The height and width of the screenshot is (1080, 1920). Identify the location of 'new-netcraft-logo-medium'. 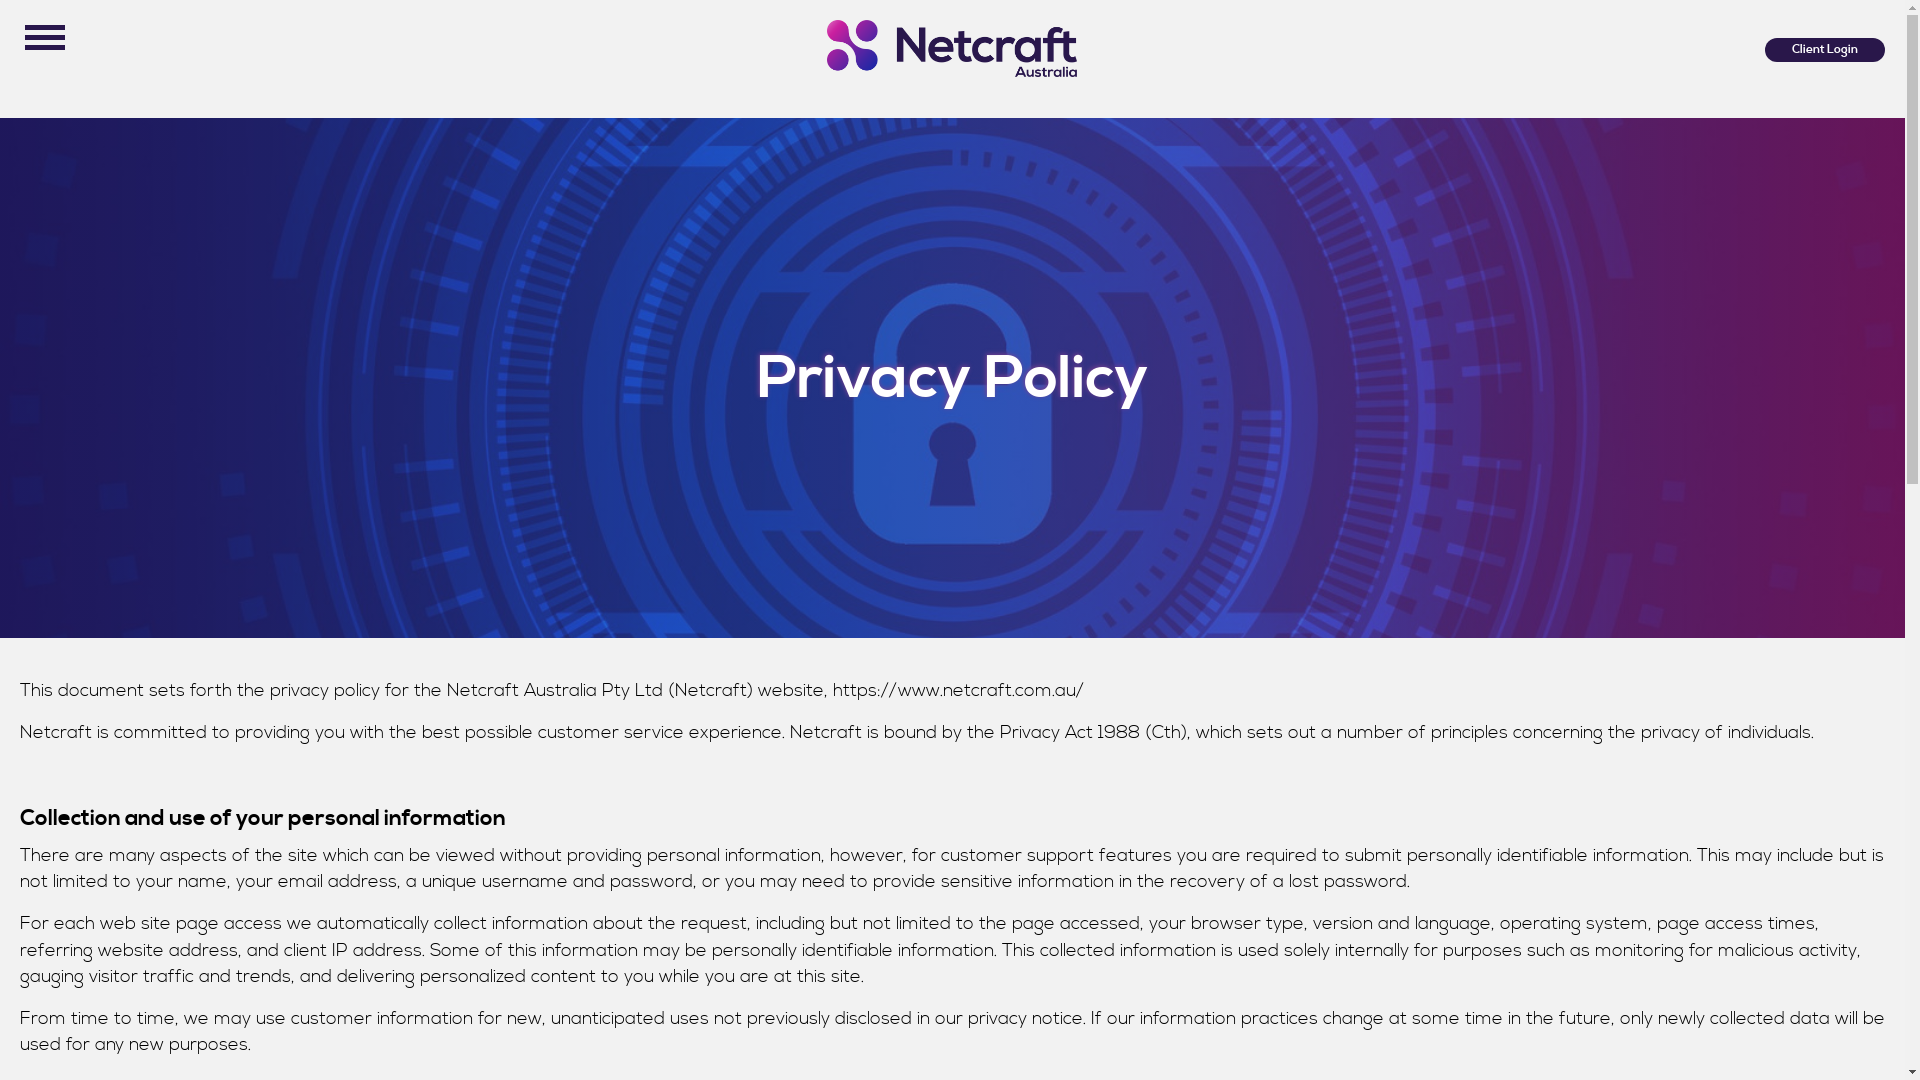
(826, 47).